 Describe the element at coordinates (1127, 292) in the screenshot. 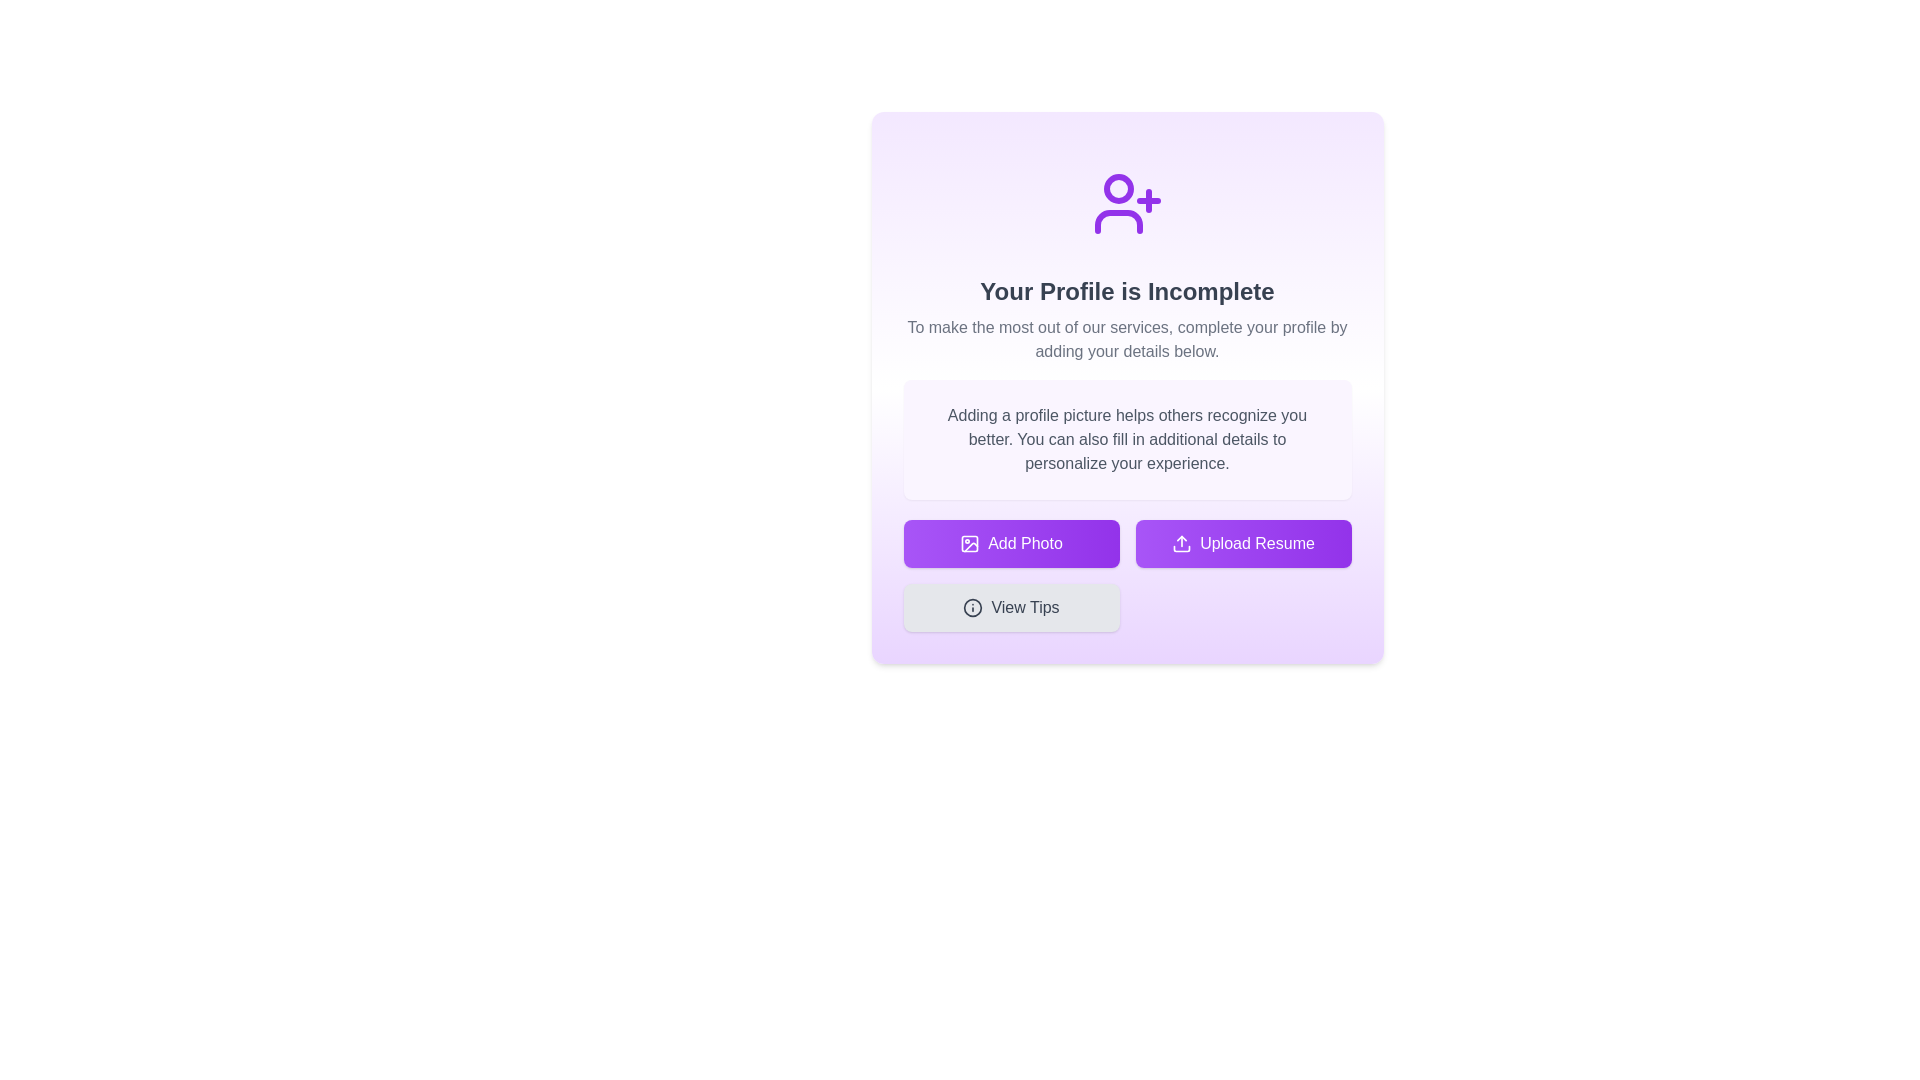

I see `the header text element that informs users about the incomplete status of their profile` at that location.